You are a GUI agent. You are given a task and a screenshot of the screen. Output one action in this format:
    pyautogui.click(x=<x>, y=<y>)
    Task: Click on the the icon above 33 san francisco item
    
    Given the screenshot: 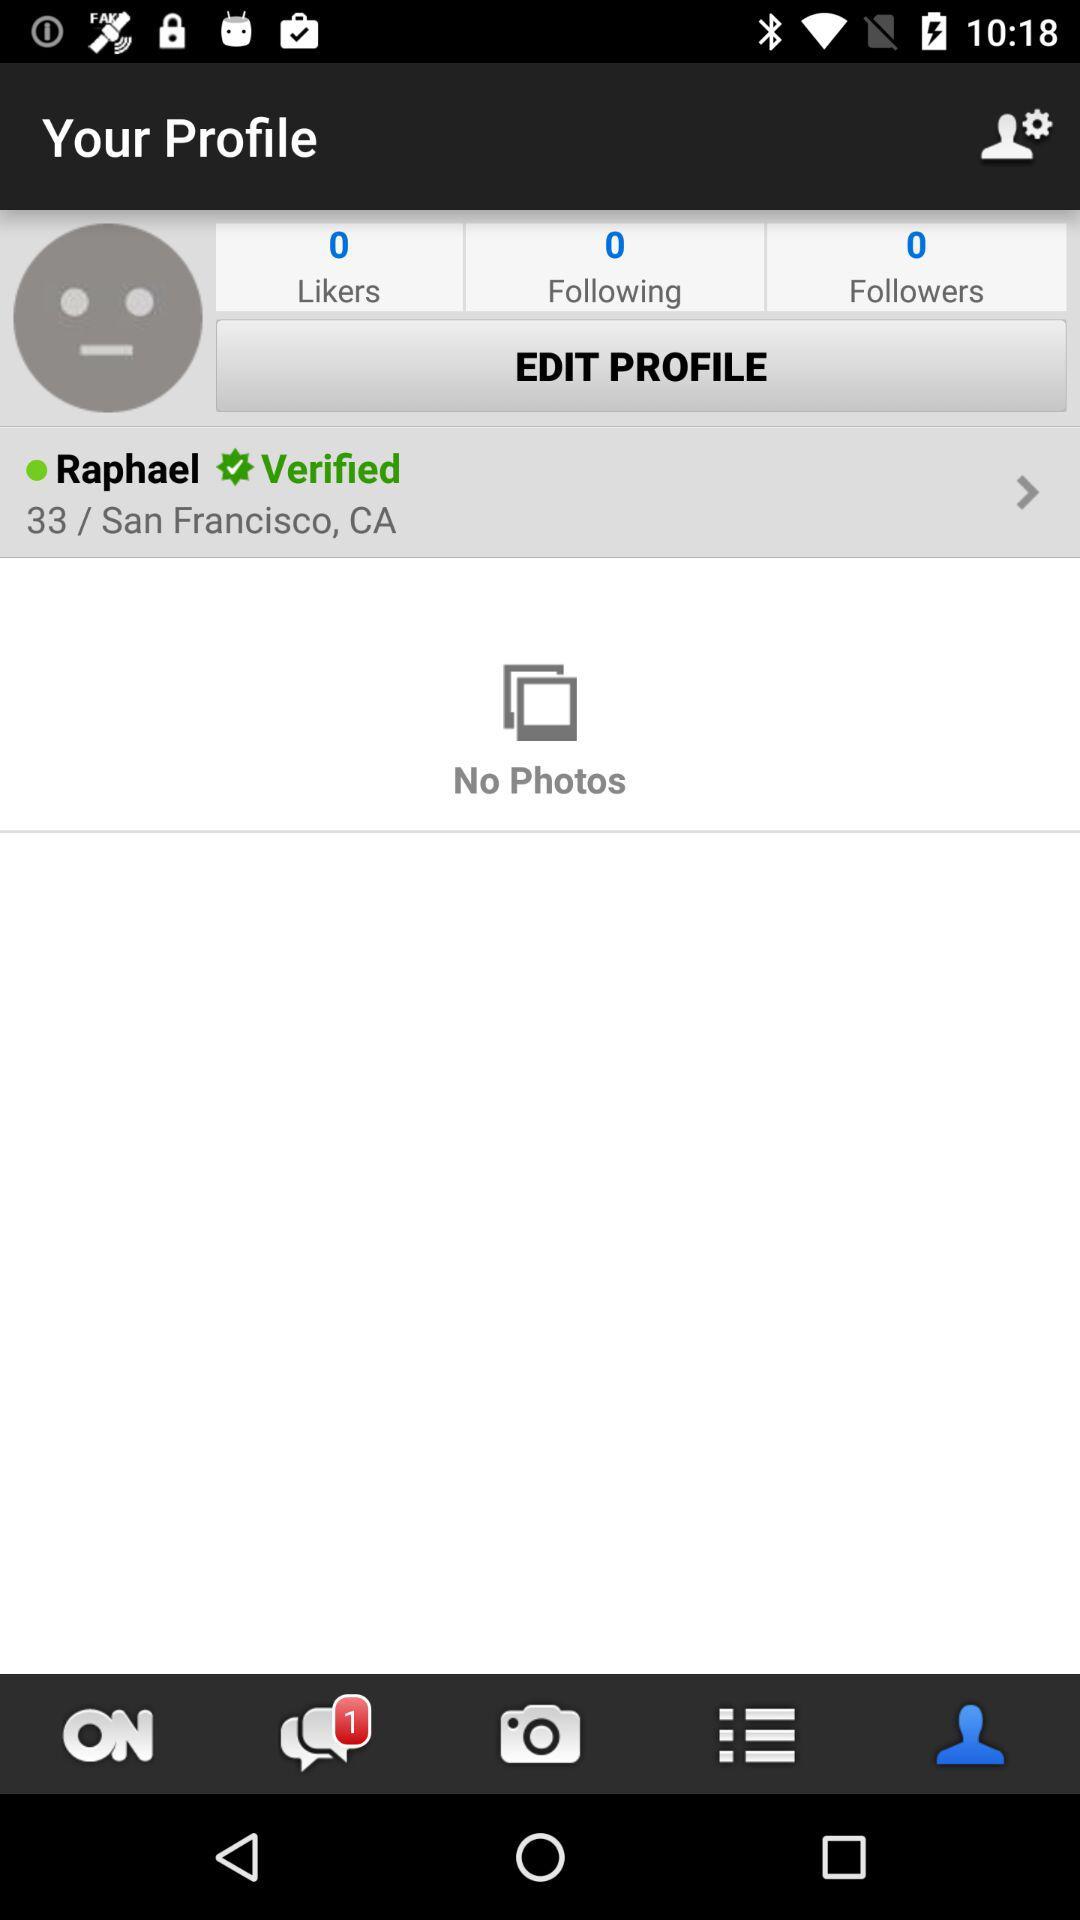 What is the action you would take?
    pyautogui.click(x=330, y=466)
    